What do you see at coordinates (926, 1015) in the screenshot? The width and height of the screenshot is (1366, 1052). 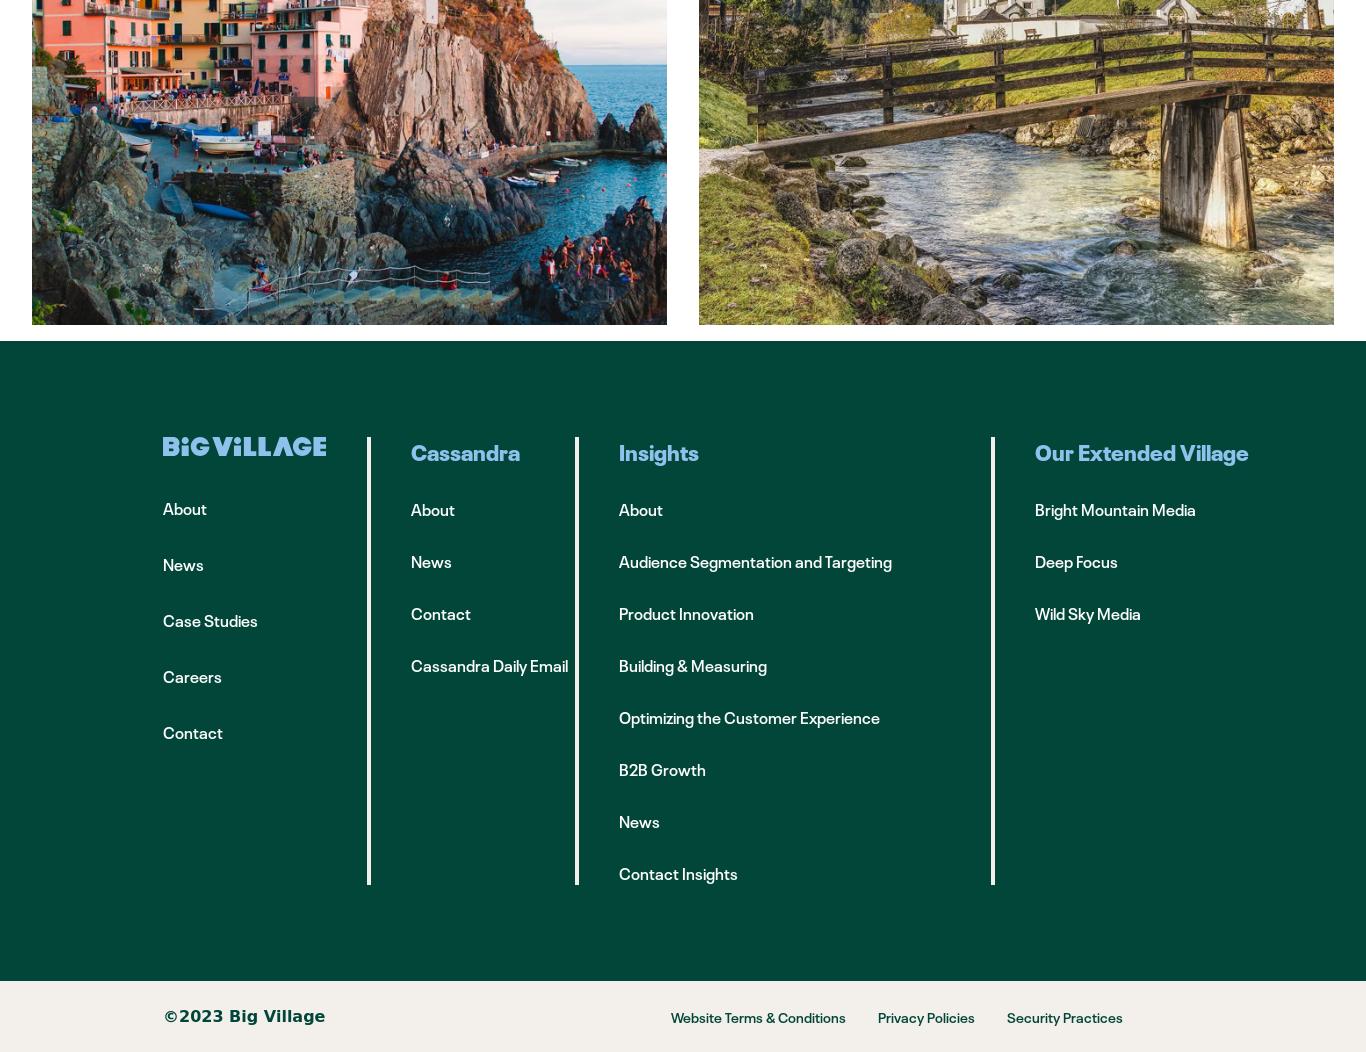 I see `'Privacy Policies'` at bounding box center [926, 1015].